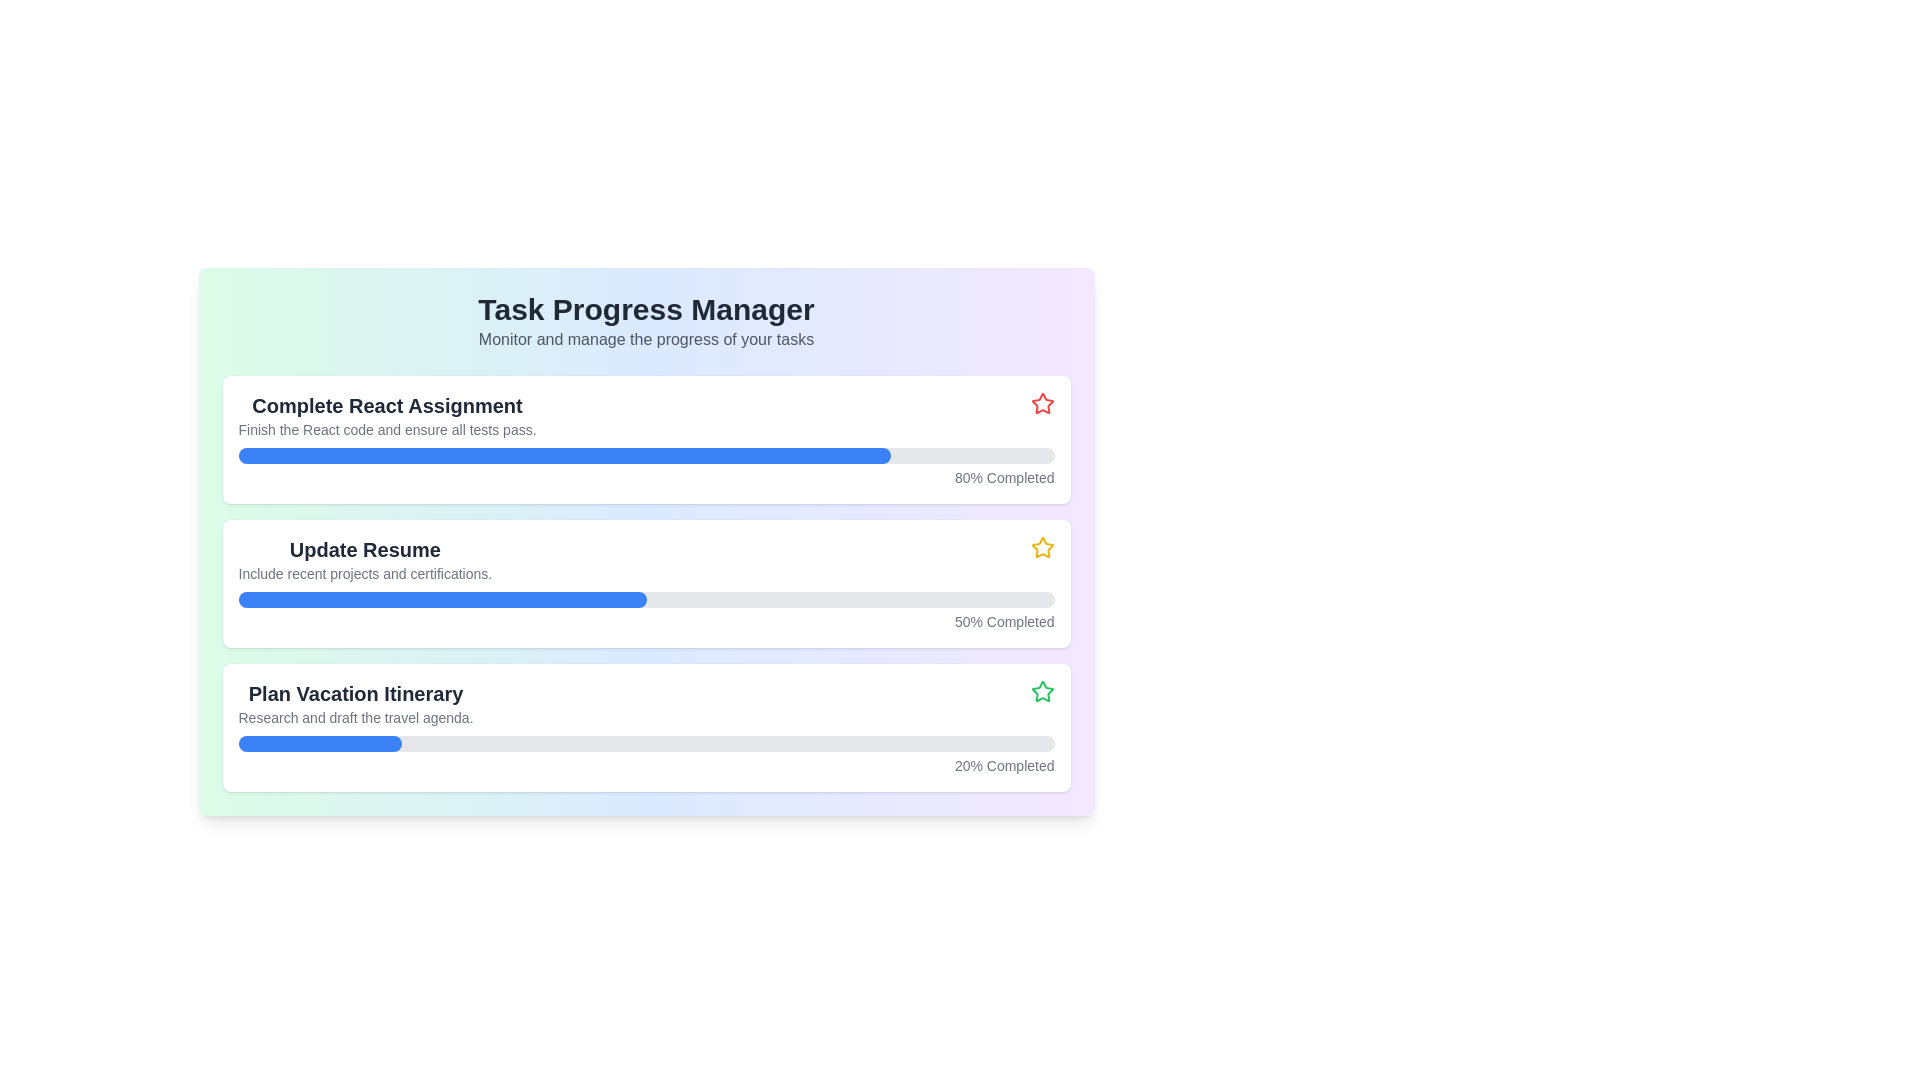 This screenshot has width=1920, height=1080. Describe the element at coordinates (365, 574) in the screenshot. I see `text snippet 'Include recent projects and certifications.' which is styled in a small, light gray font and located below the header 'Update Resume' in the second position of the task card` at that location.